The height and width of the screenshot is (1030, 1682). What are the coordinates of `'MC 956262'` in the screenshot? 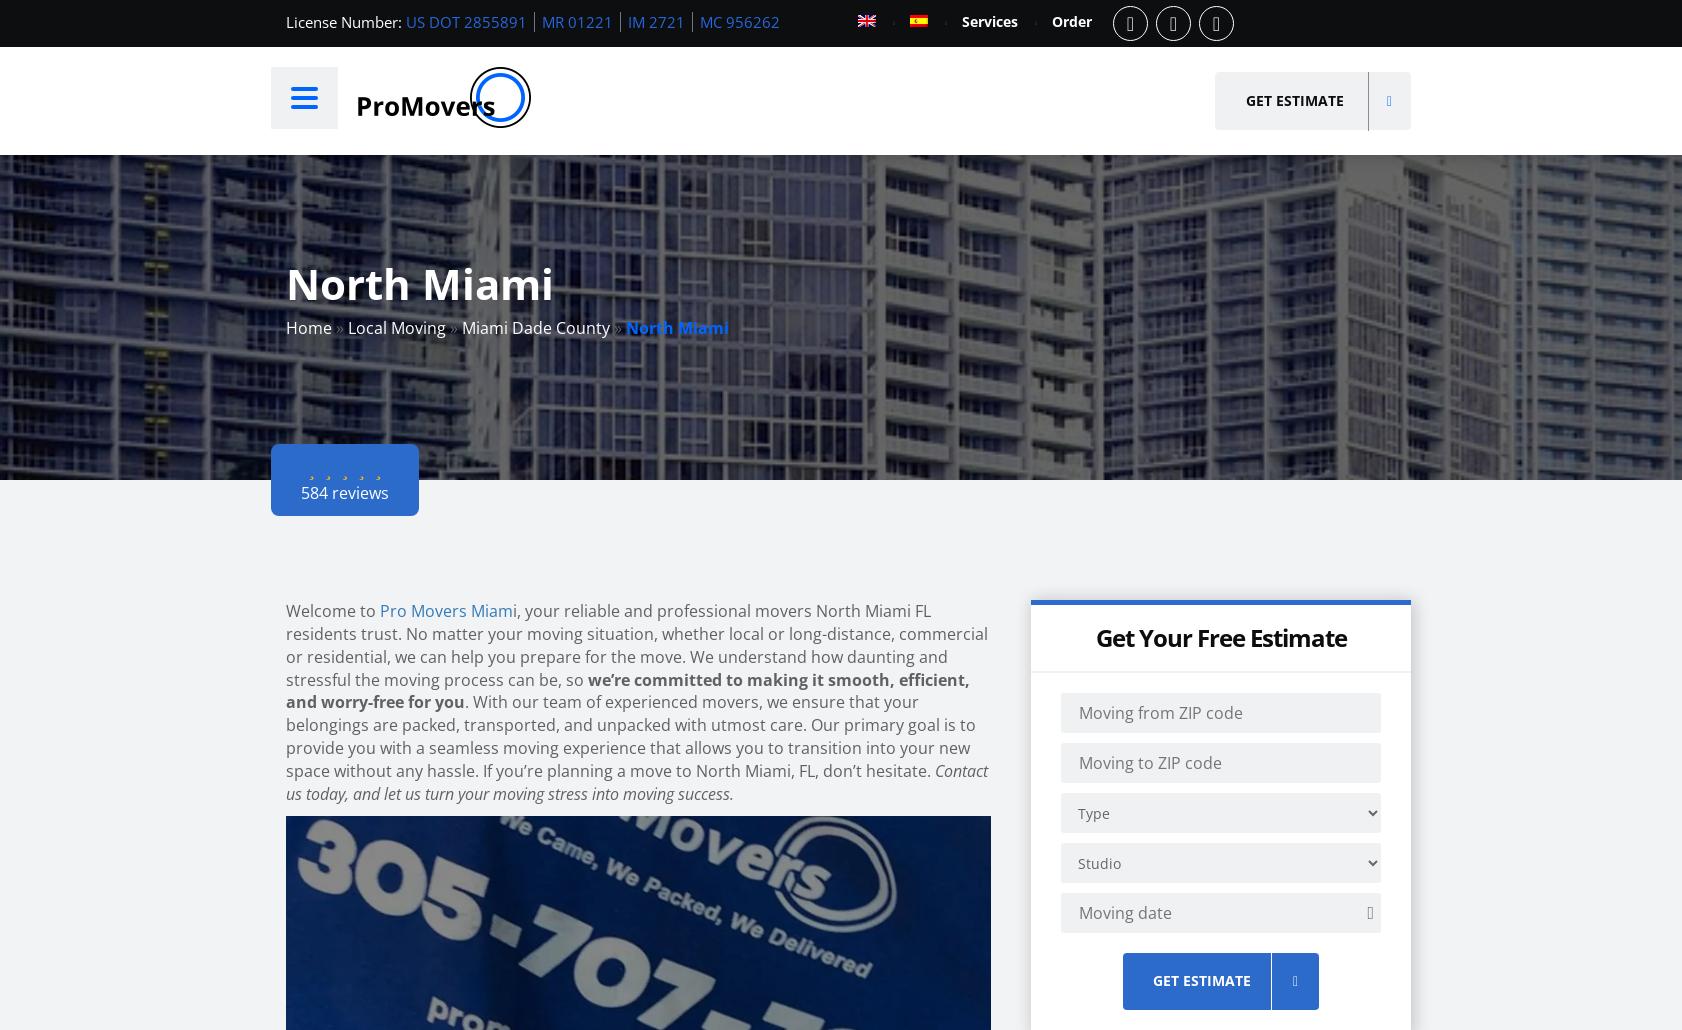 It's located at (740, 22).